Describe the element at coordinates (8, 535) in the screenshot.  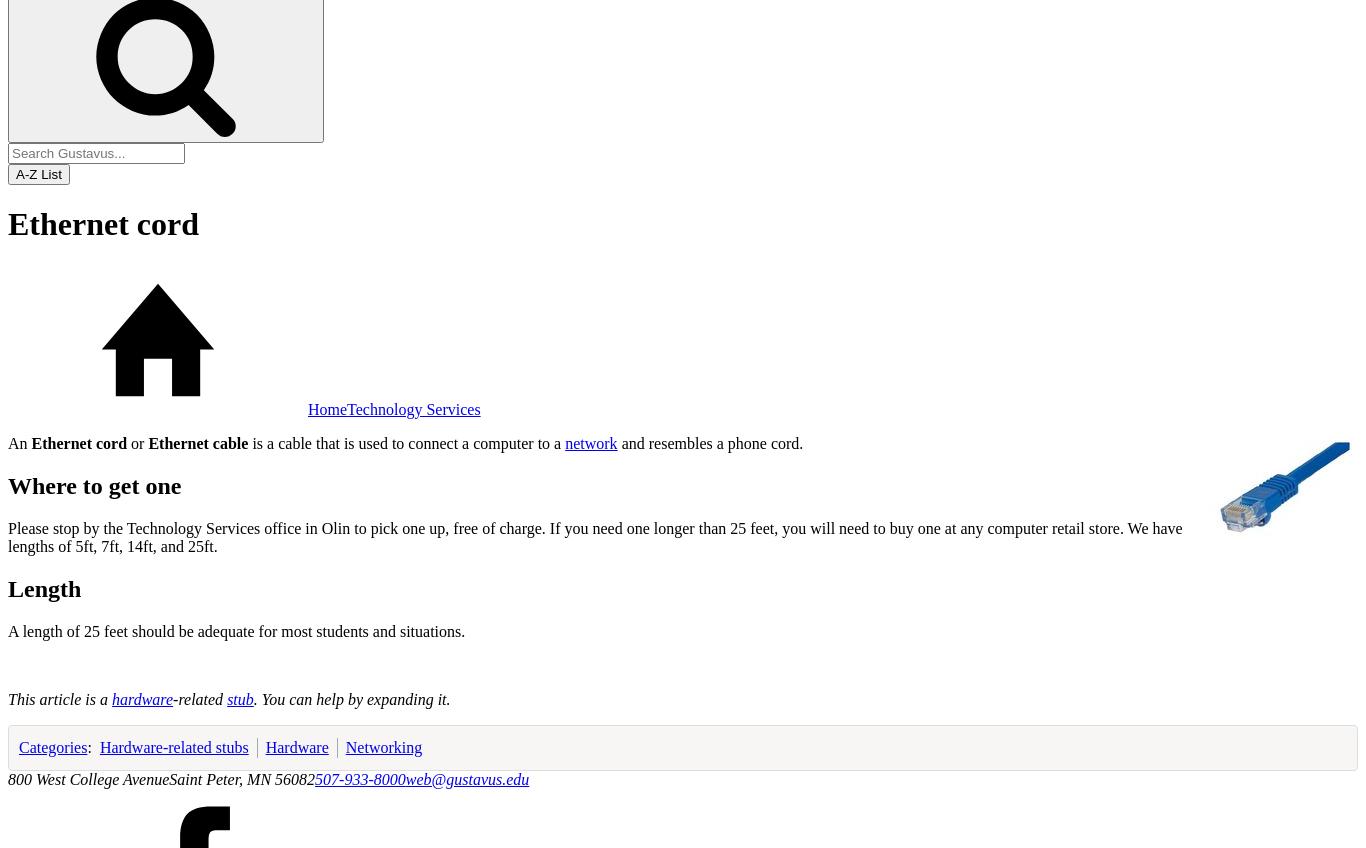
I see `'Please stop by the Technology Services office in Olin to pick one up, free of charge. If you need one longer than 25 feet, you will need to buy one at any computer retail store. We have lengths of 5ft, 7ft, 14ft, and 25ft.'` at that location.